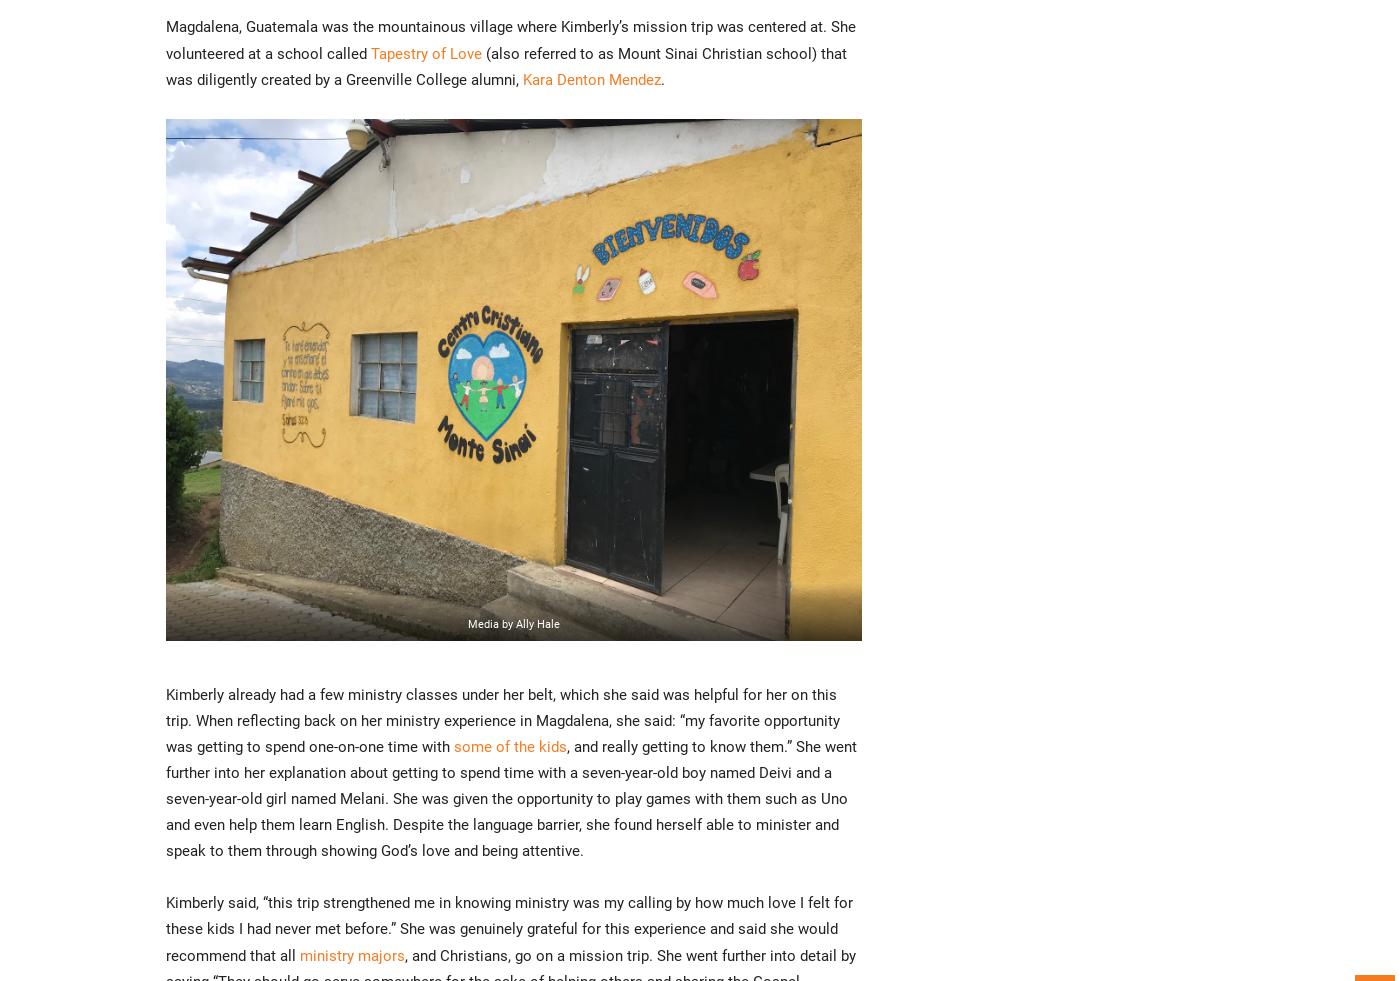 The height and width of the screenshot is (981, 1400). What do you see at coordinates (300, 955) in the screenshot?
I see `'ministry majors'` at bounding box center [300, 955].